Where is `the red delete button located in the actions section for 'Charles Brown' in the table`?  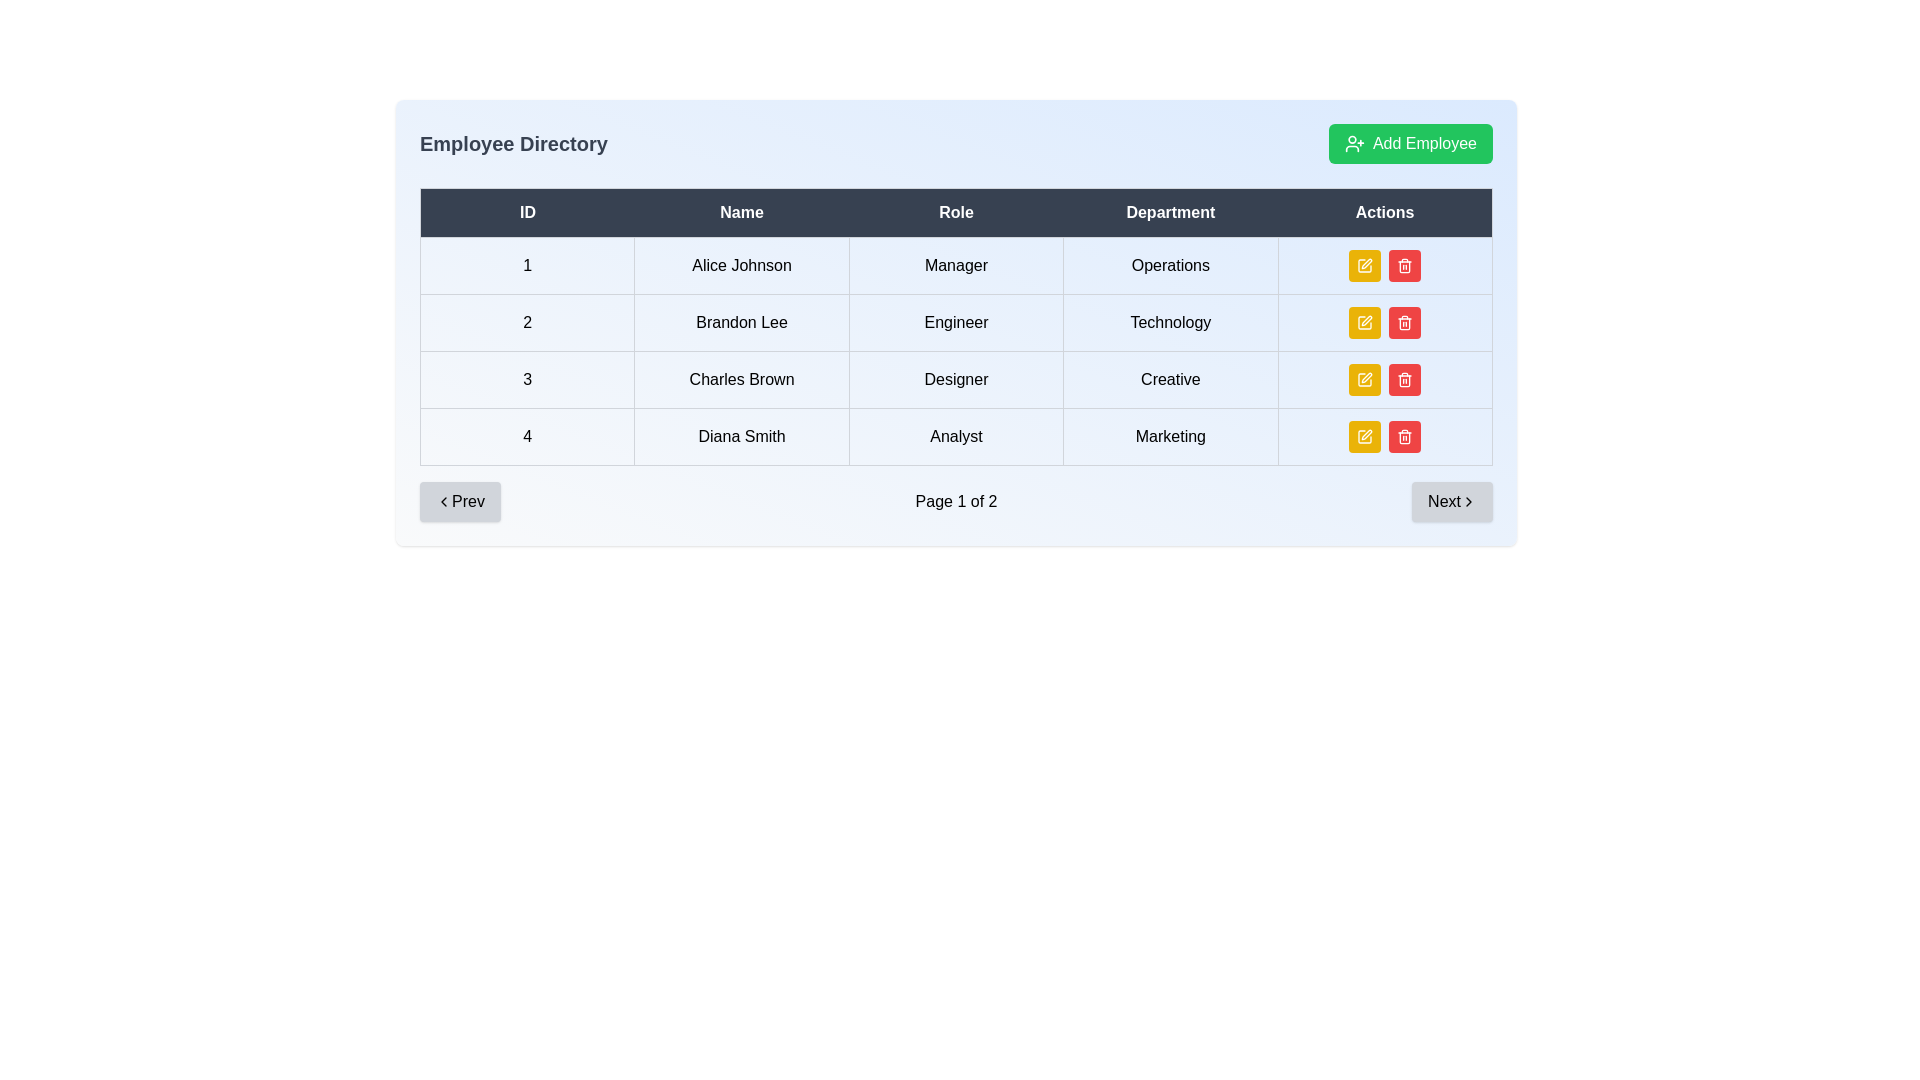
the red delete button located in the actions section for 'Charles Brown' in the table is located at coordinates (1384, 380).